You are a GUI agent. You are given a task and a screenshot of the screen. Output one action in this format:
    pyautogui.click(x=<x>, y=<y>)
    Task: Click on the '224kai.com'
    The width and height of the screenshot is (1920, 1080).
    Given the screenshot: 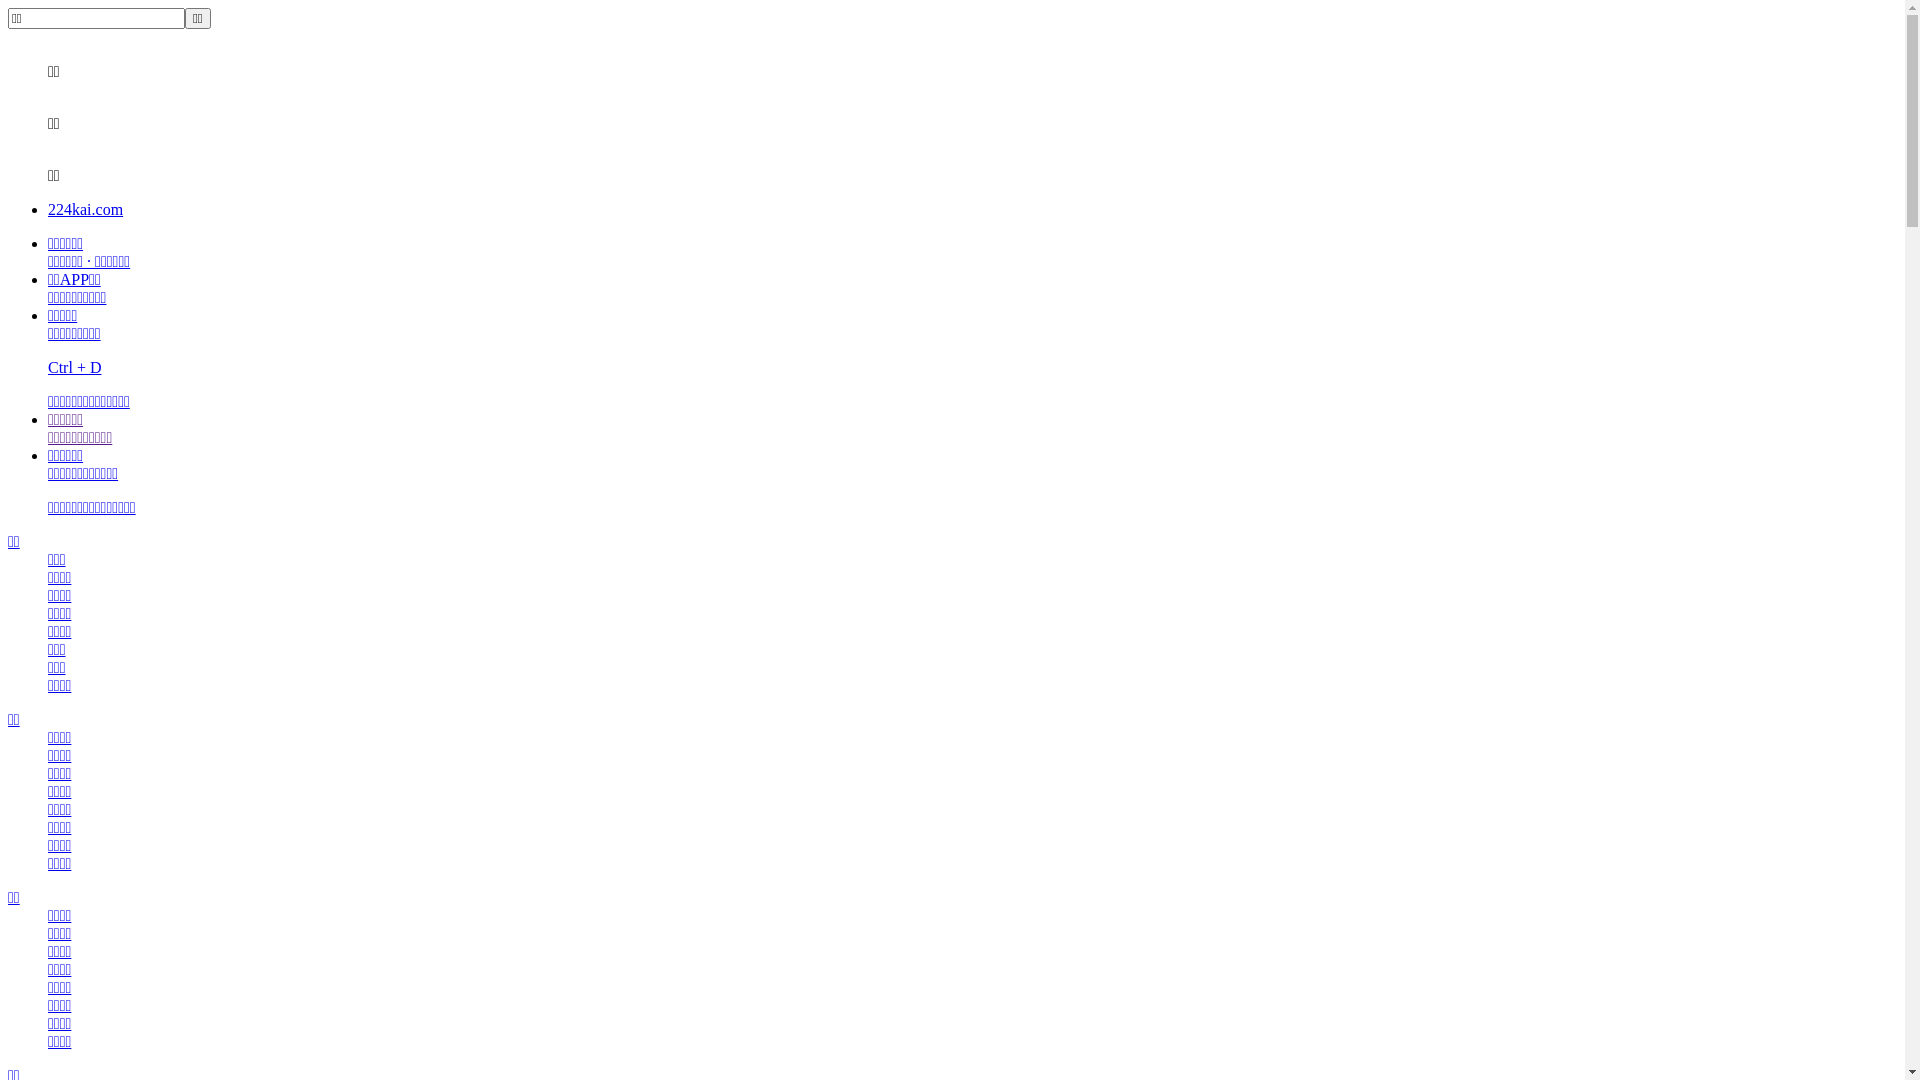 What is the action you would take?
    pyautogui.click(x=84, y=209)
    